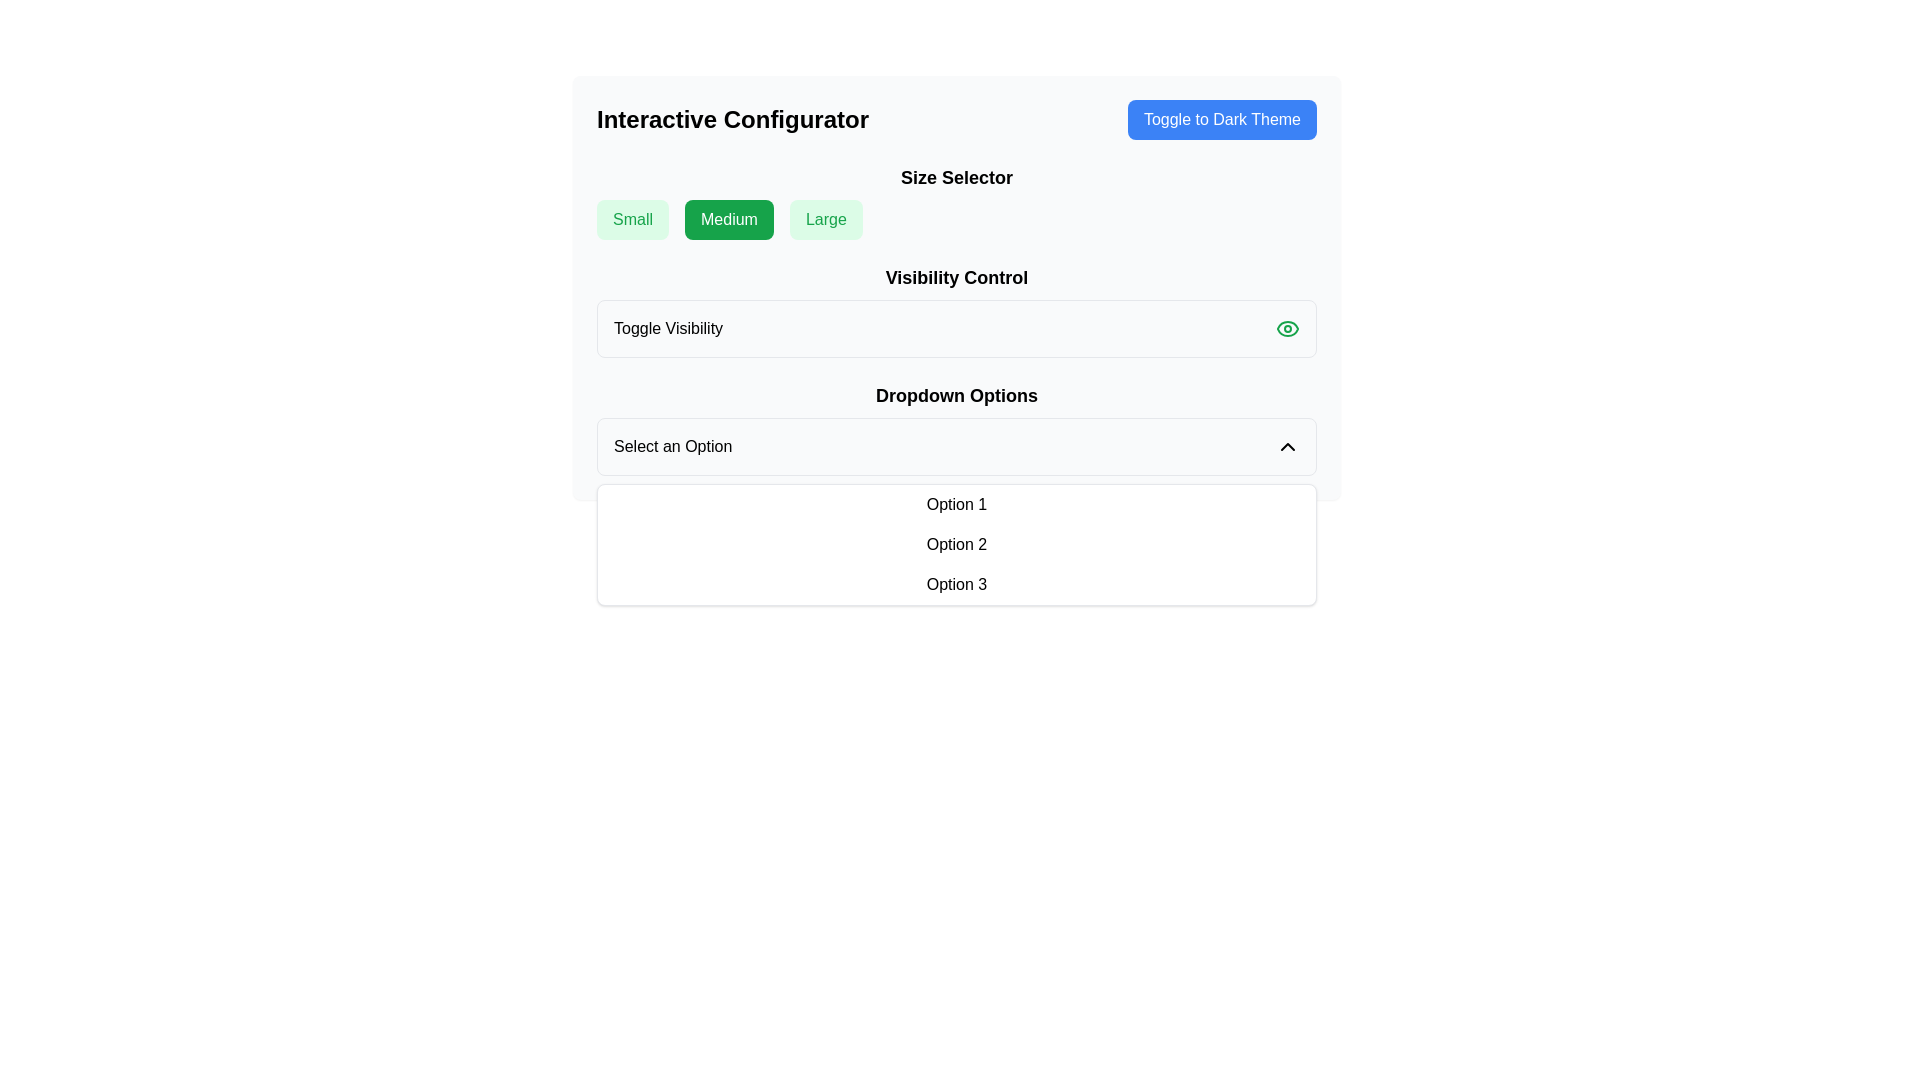 Image resolution: width=1920 pixels, height=1080 pixels. Describe the element at coordinates (955, 427) in the screenshot. I see `the 'Dropdown Options' menu` at that location.